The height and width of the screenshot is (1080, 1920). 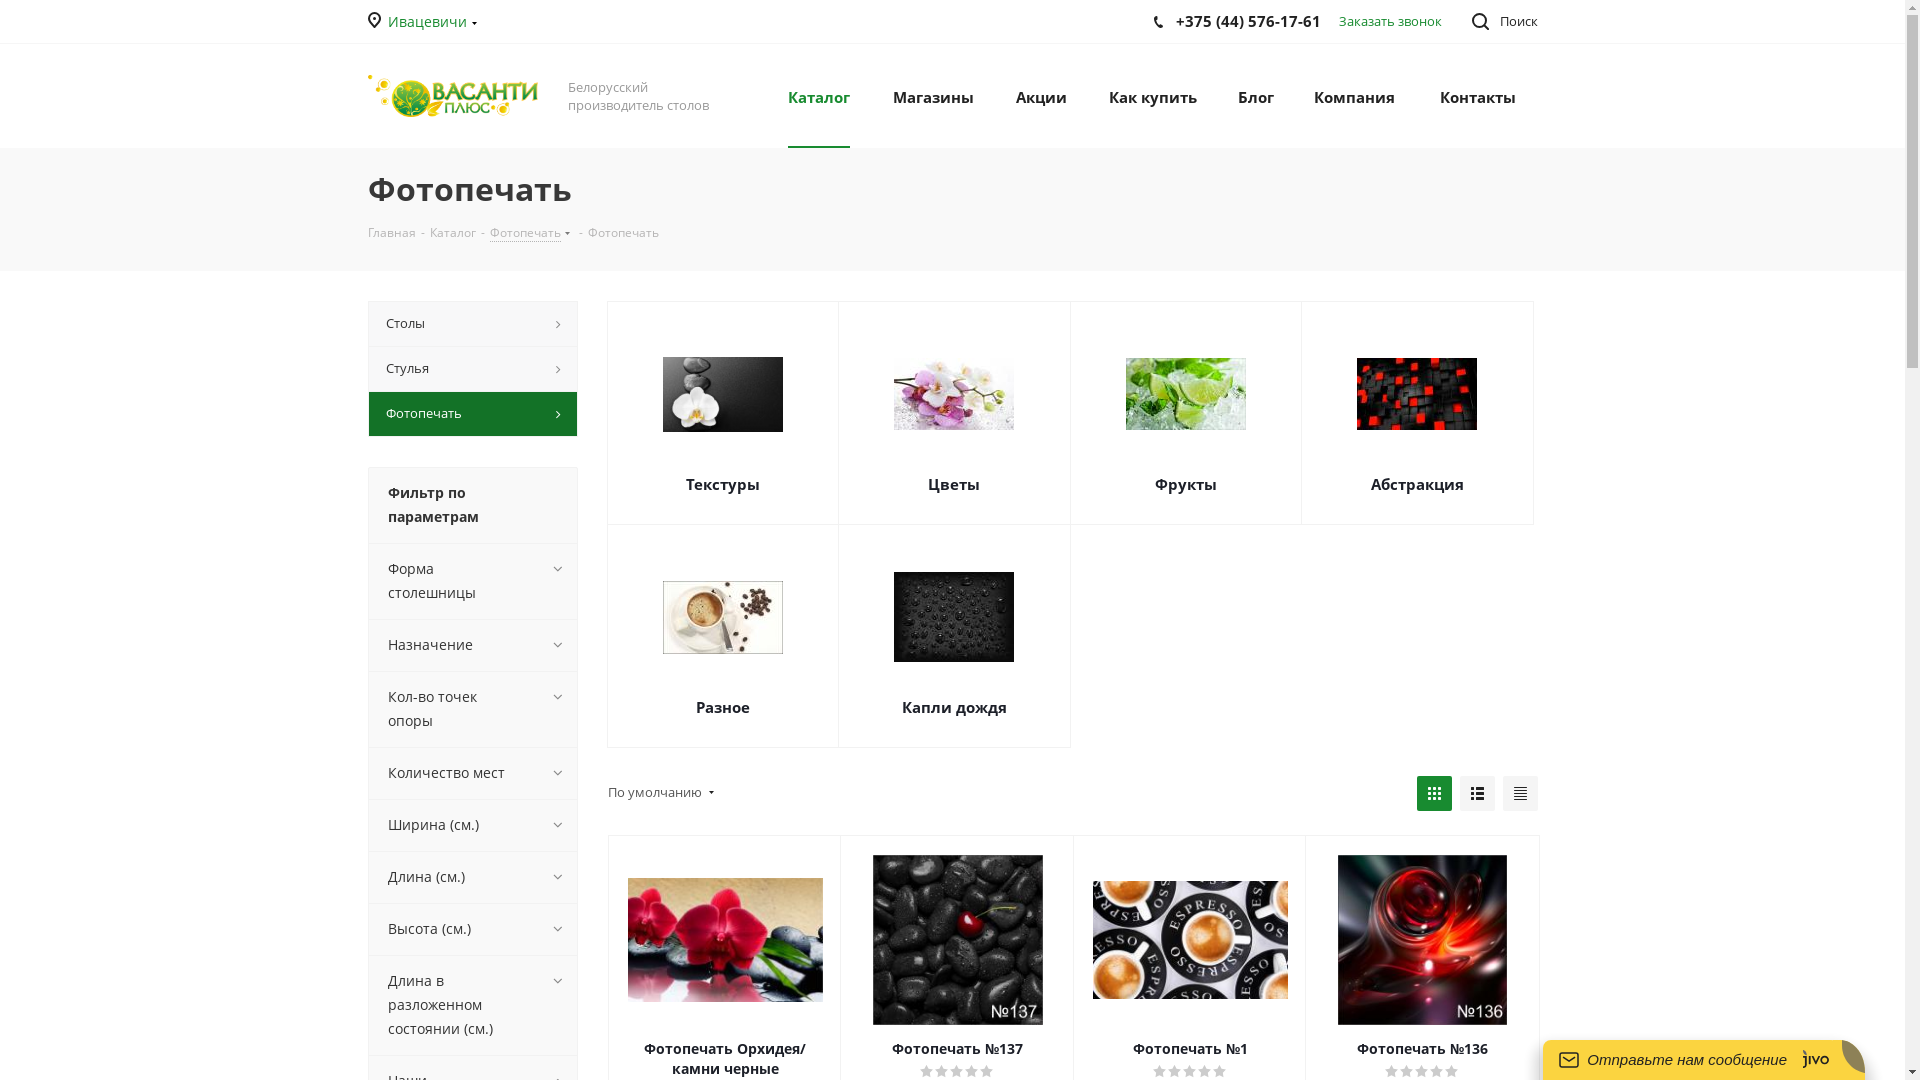 I want to click on 'Y', so click(x=6, y=6).